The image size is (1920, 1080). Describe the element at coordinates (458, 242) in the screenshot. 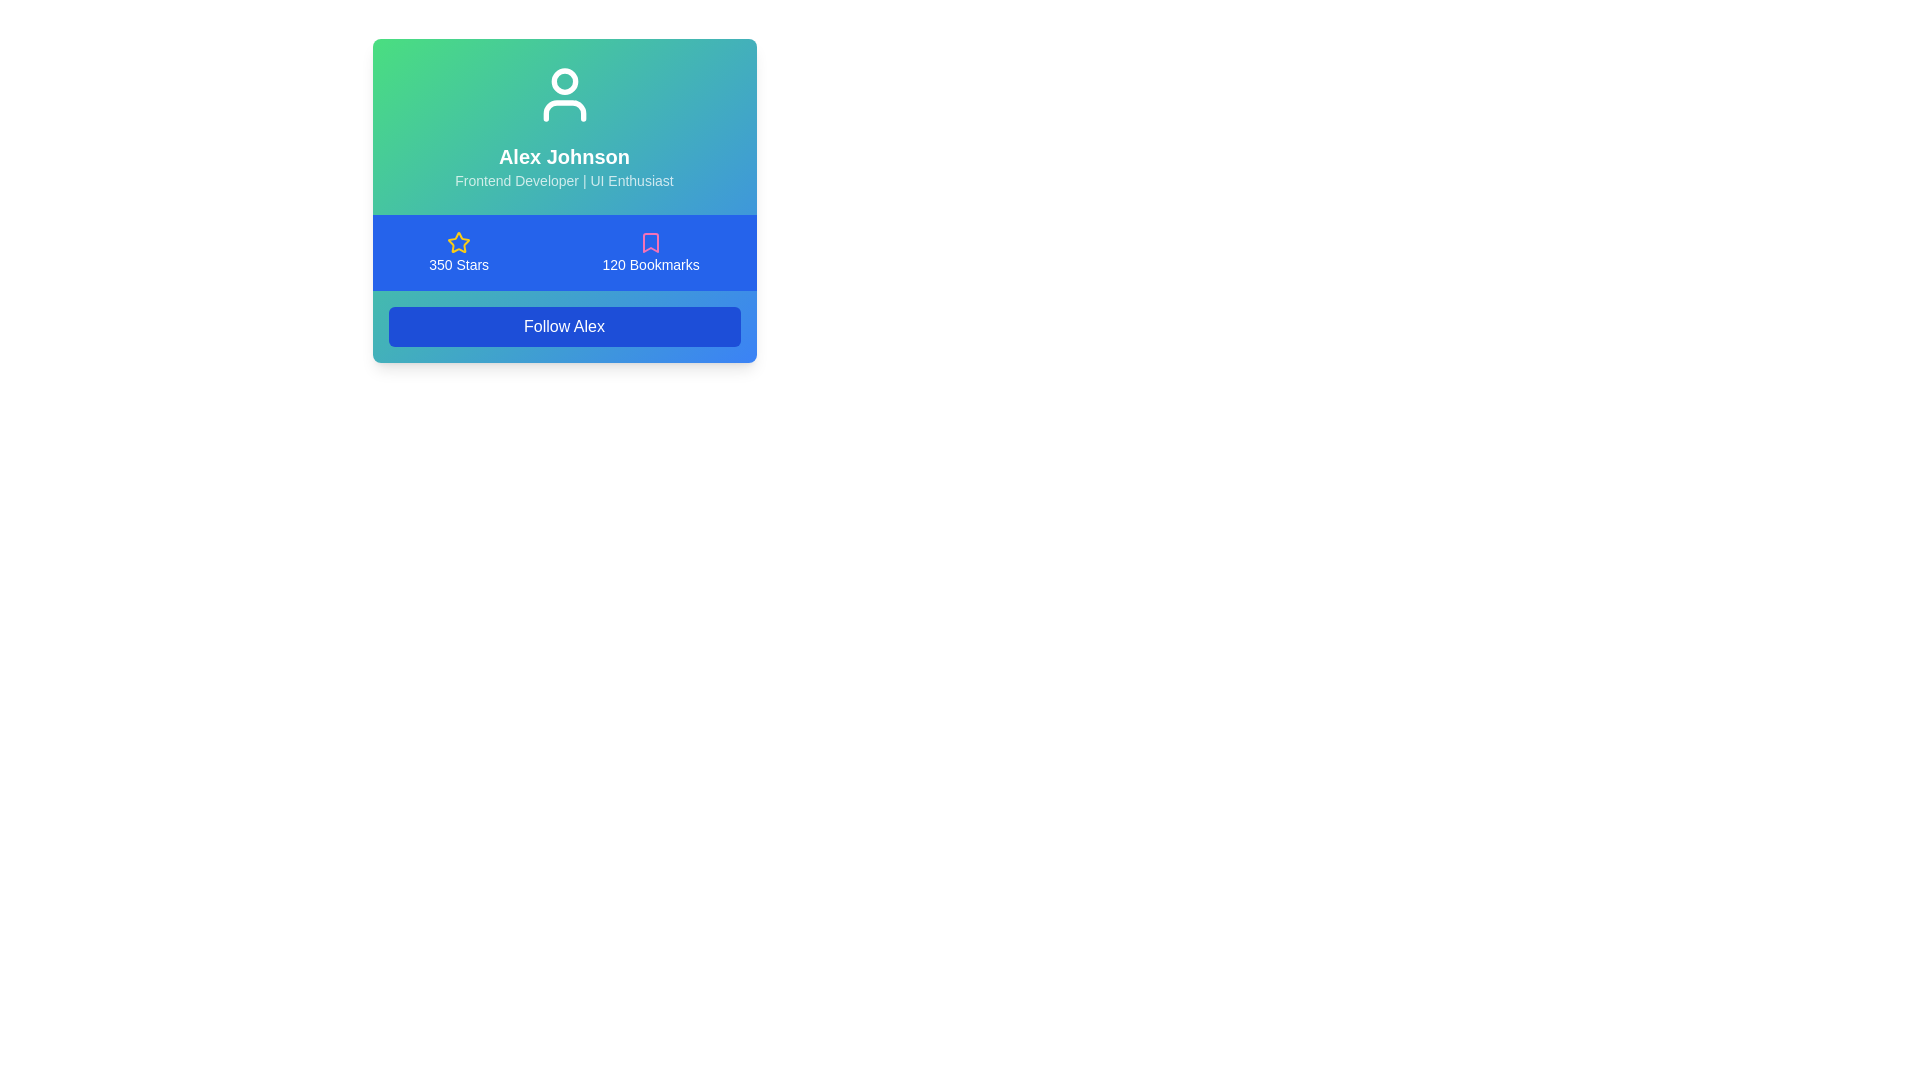

I see `the yellow star-shaped icon with a blue background` at that location.